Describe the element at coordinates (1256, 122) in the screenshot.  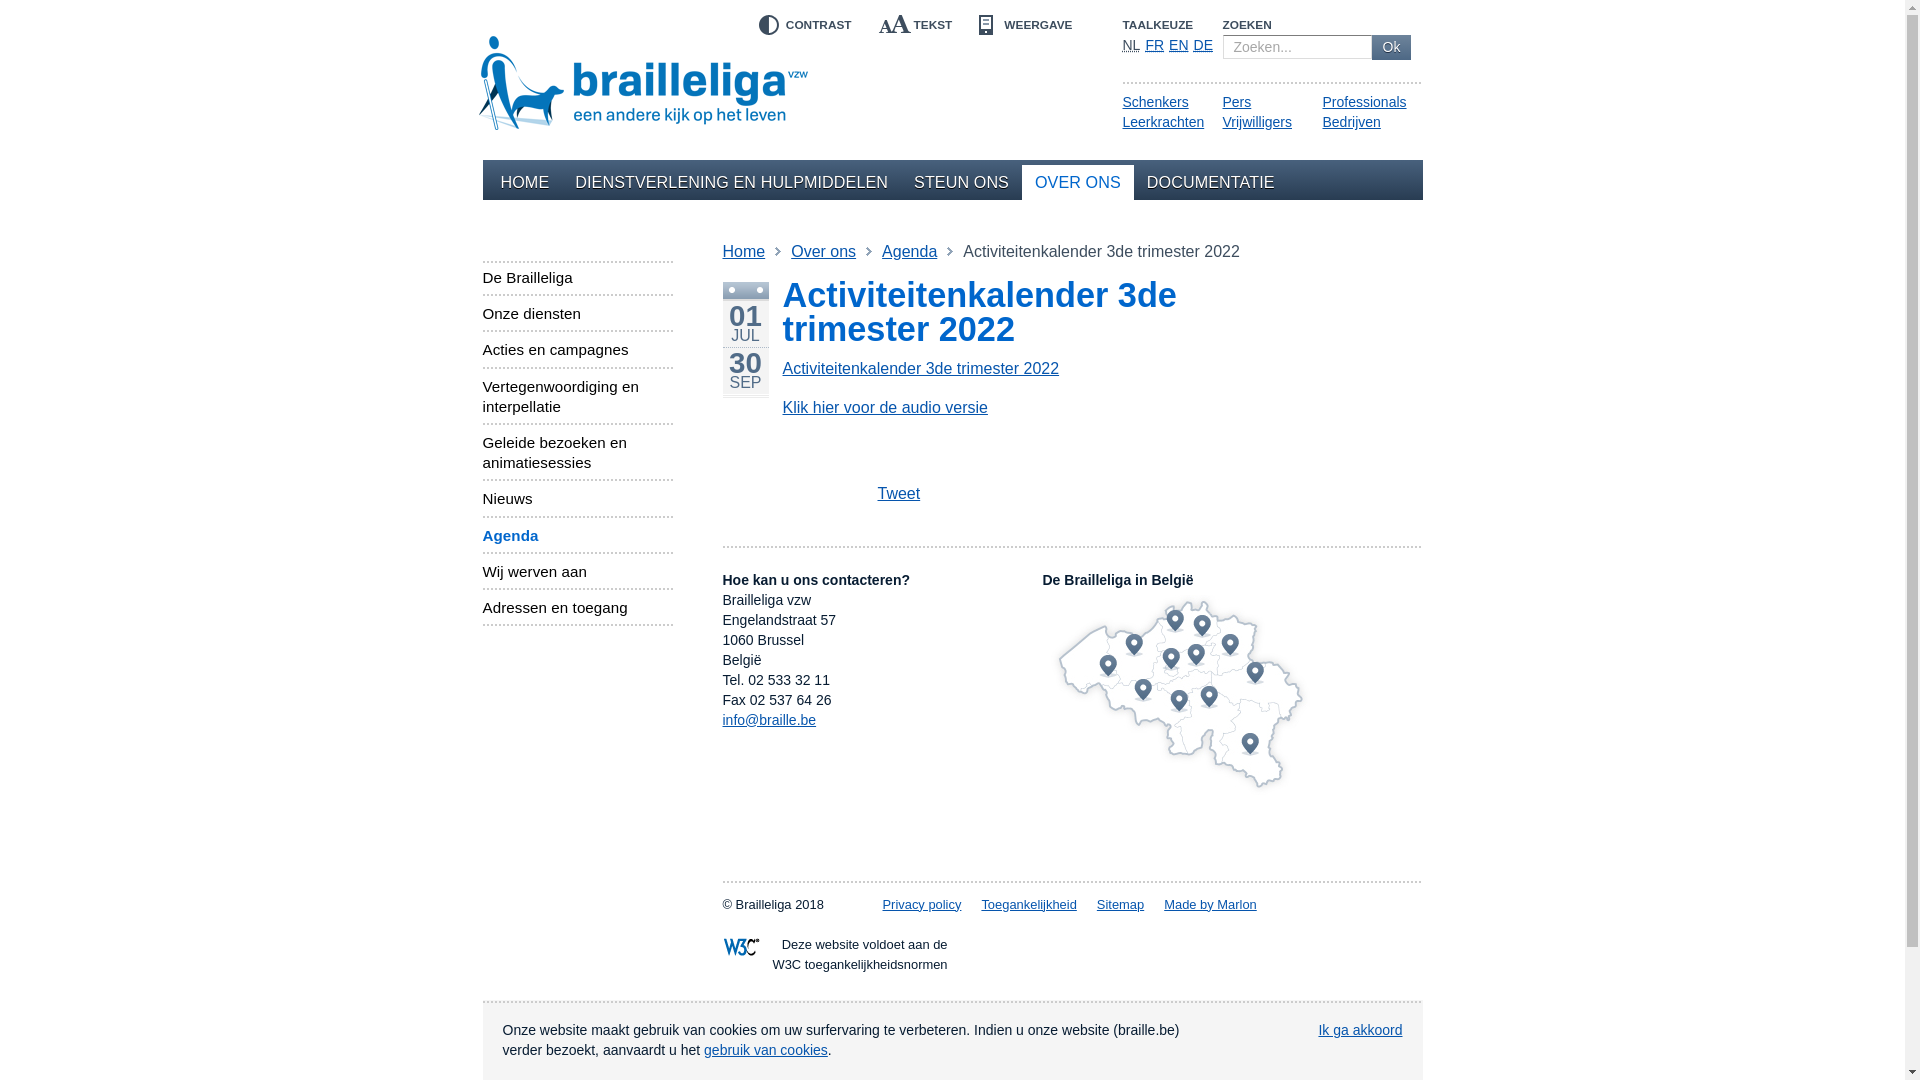
I see `'Vrijwilligers'` at that location.